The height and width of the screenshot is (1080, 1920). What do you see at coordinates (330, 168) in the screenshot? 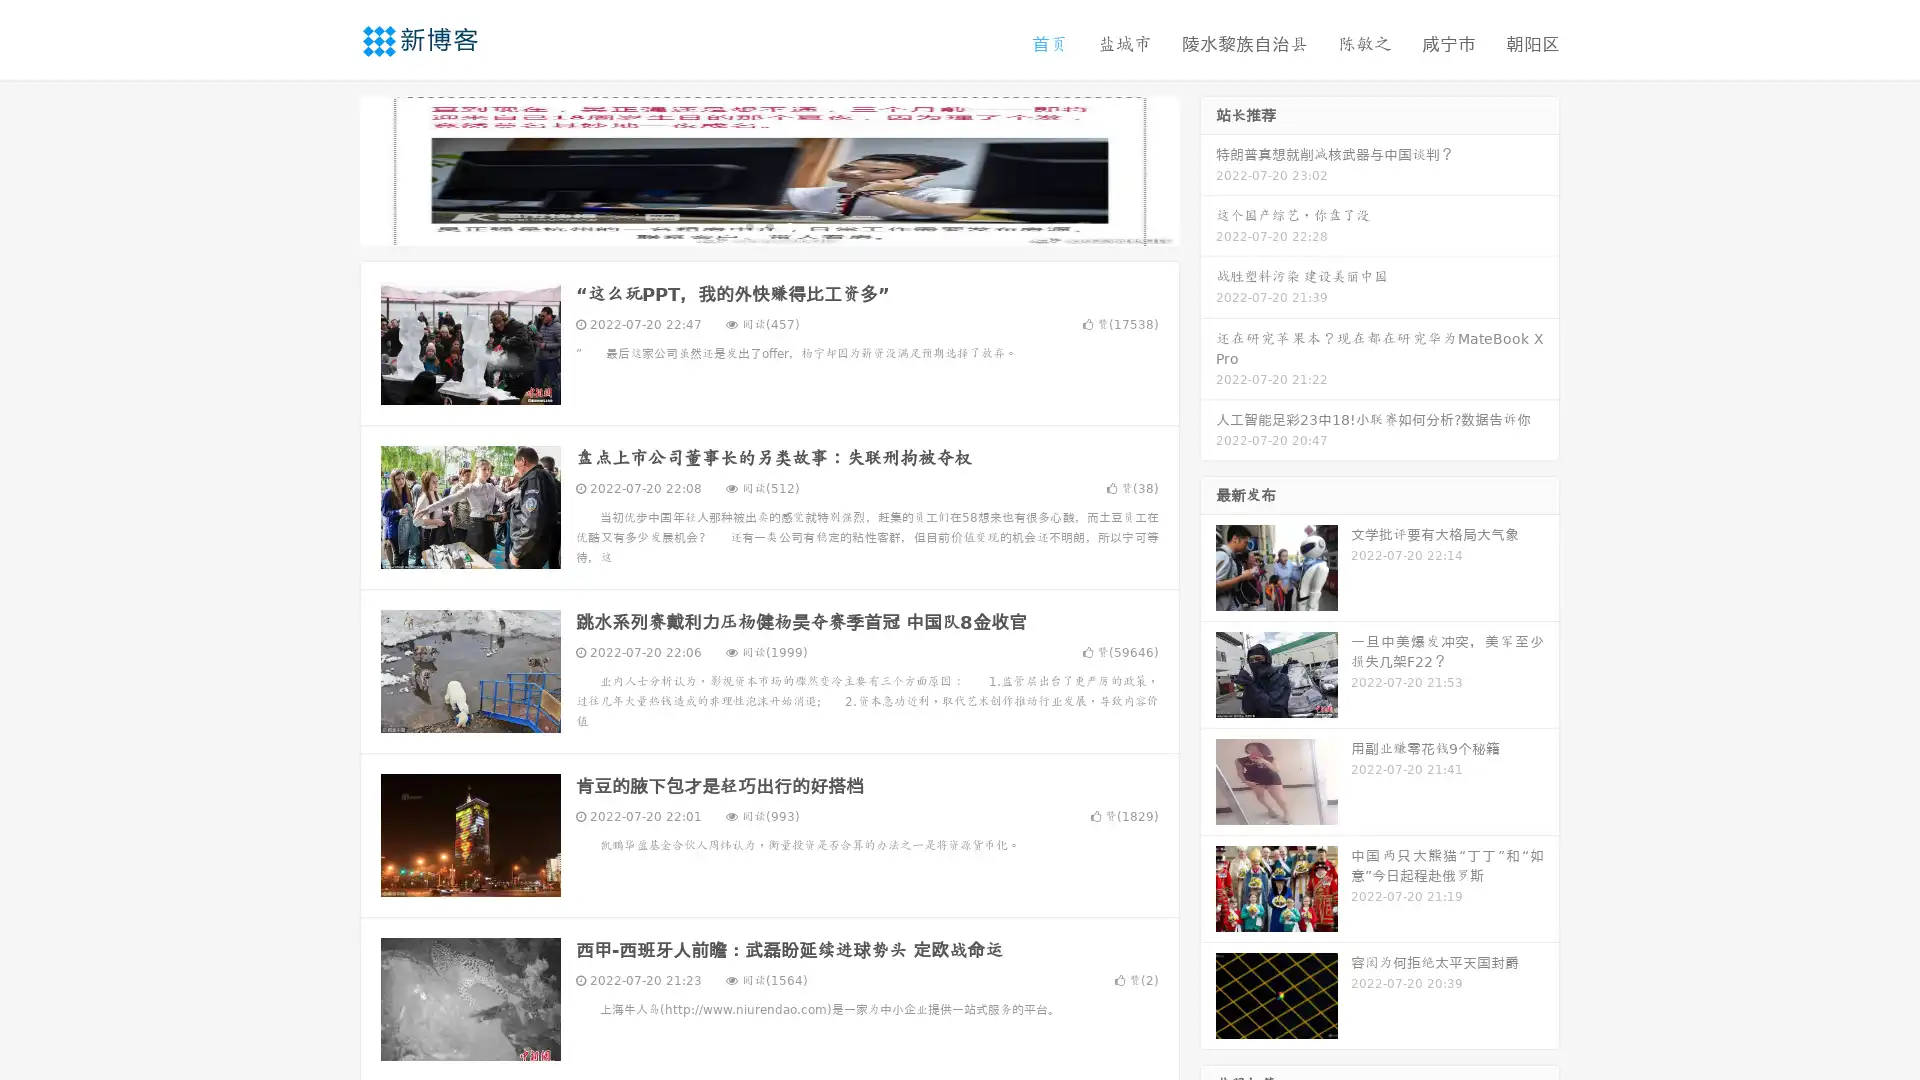
I see `Previous slide` at bounding box center [330, 168].